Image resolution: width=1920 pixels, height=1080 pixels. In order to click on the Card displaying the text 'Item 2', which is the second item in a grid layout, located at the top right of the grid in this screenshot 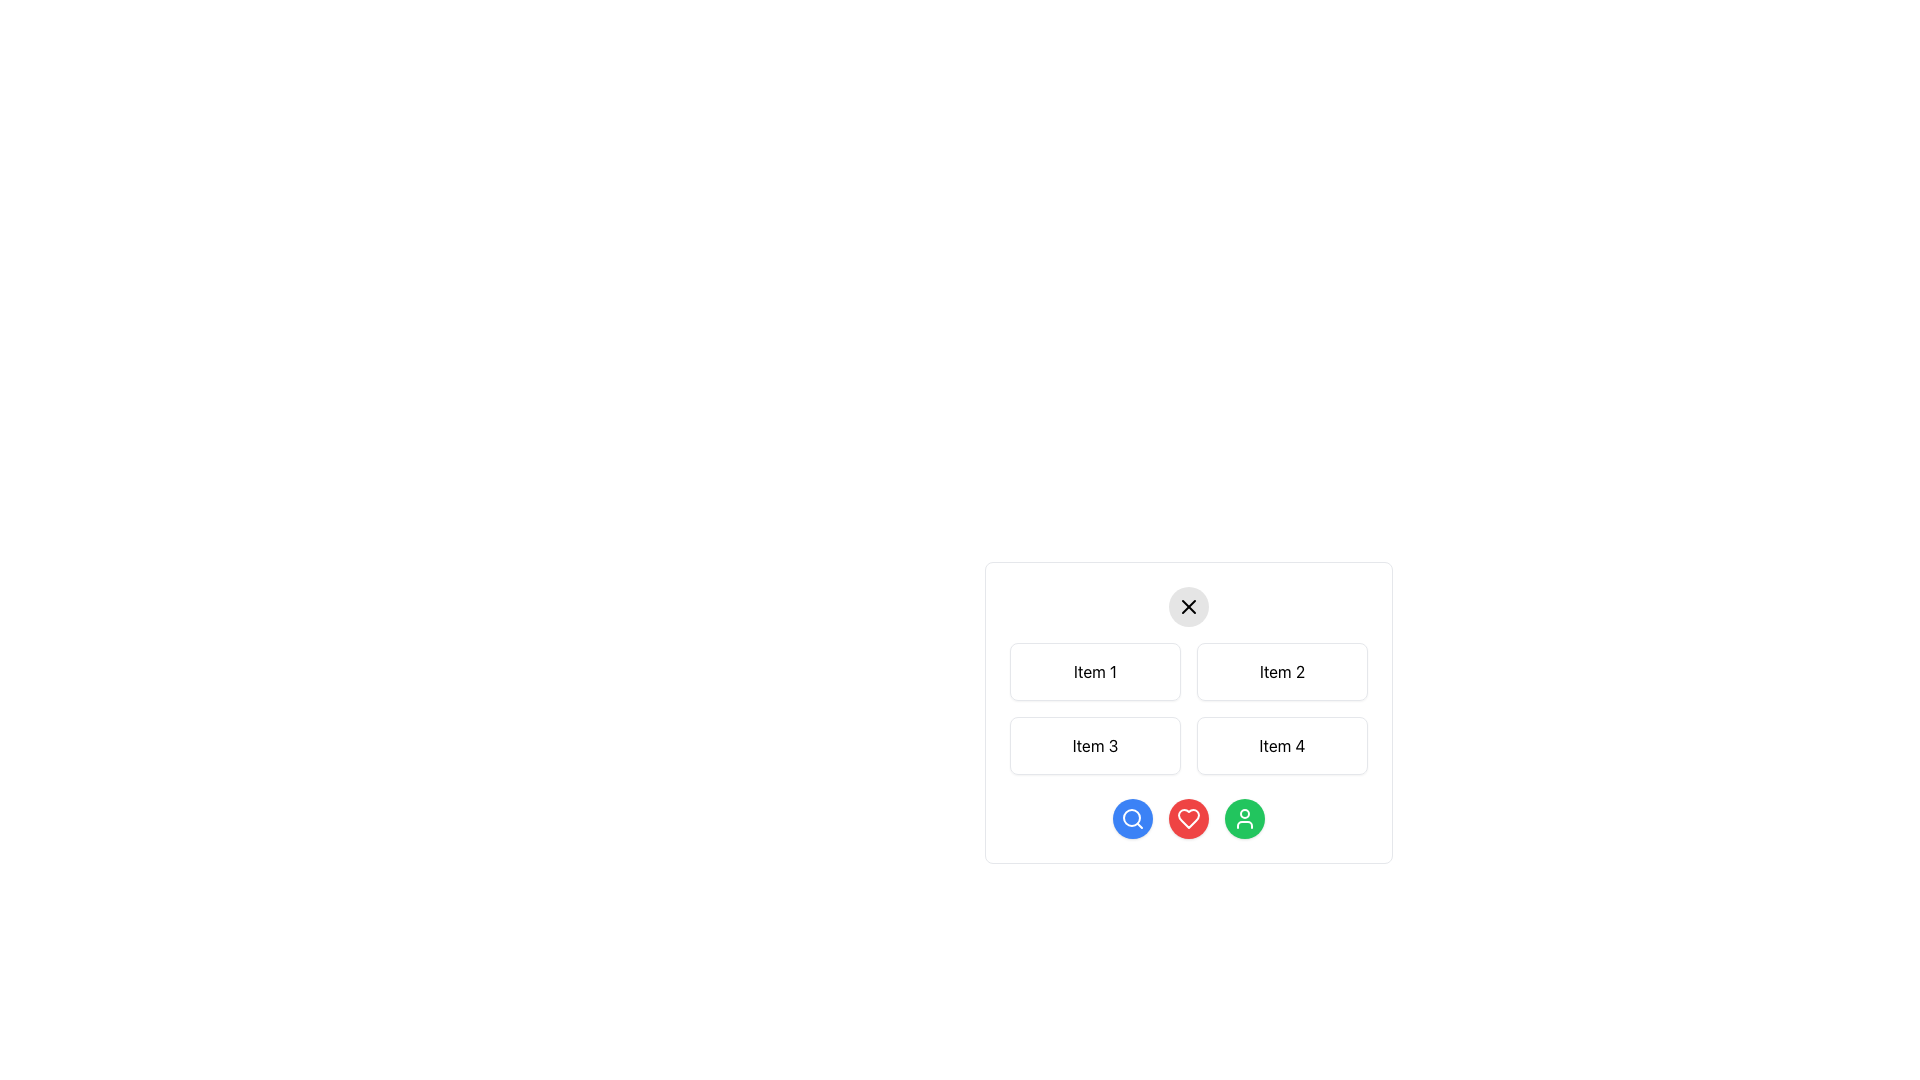, I will do `click(1282, 671)`.